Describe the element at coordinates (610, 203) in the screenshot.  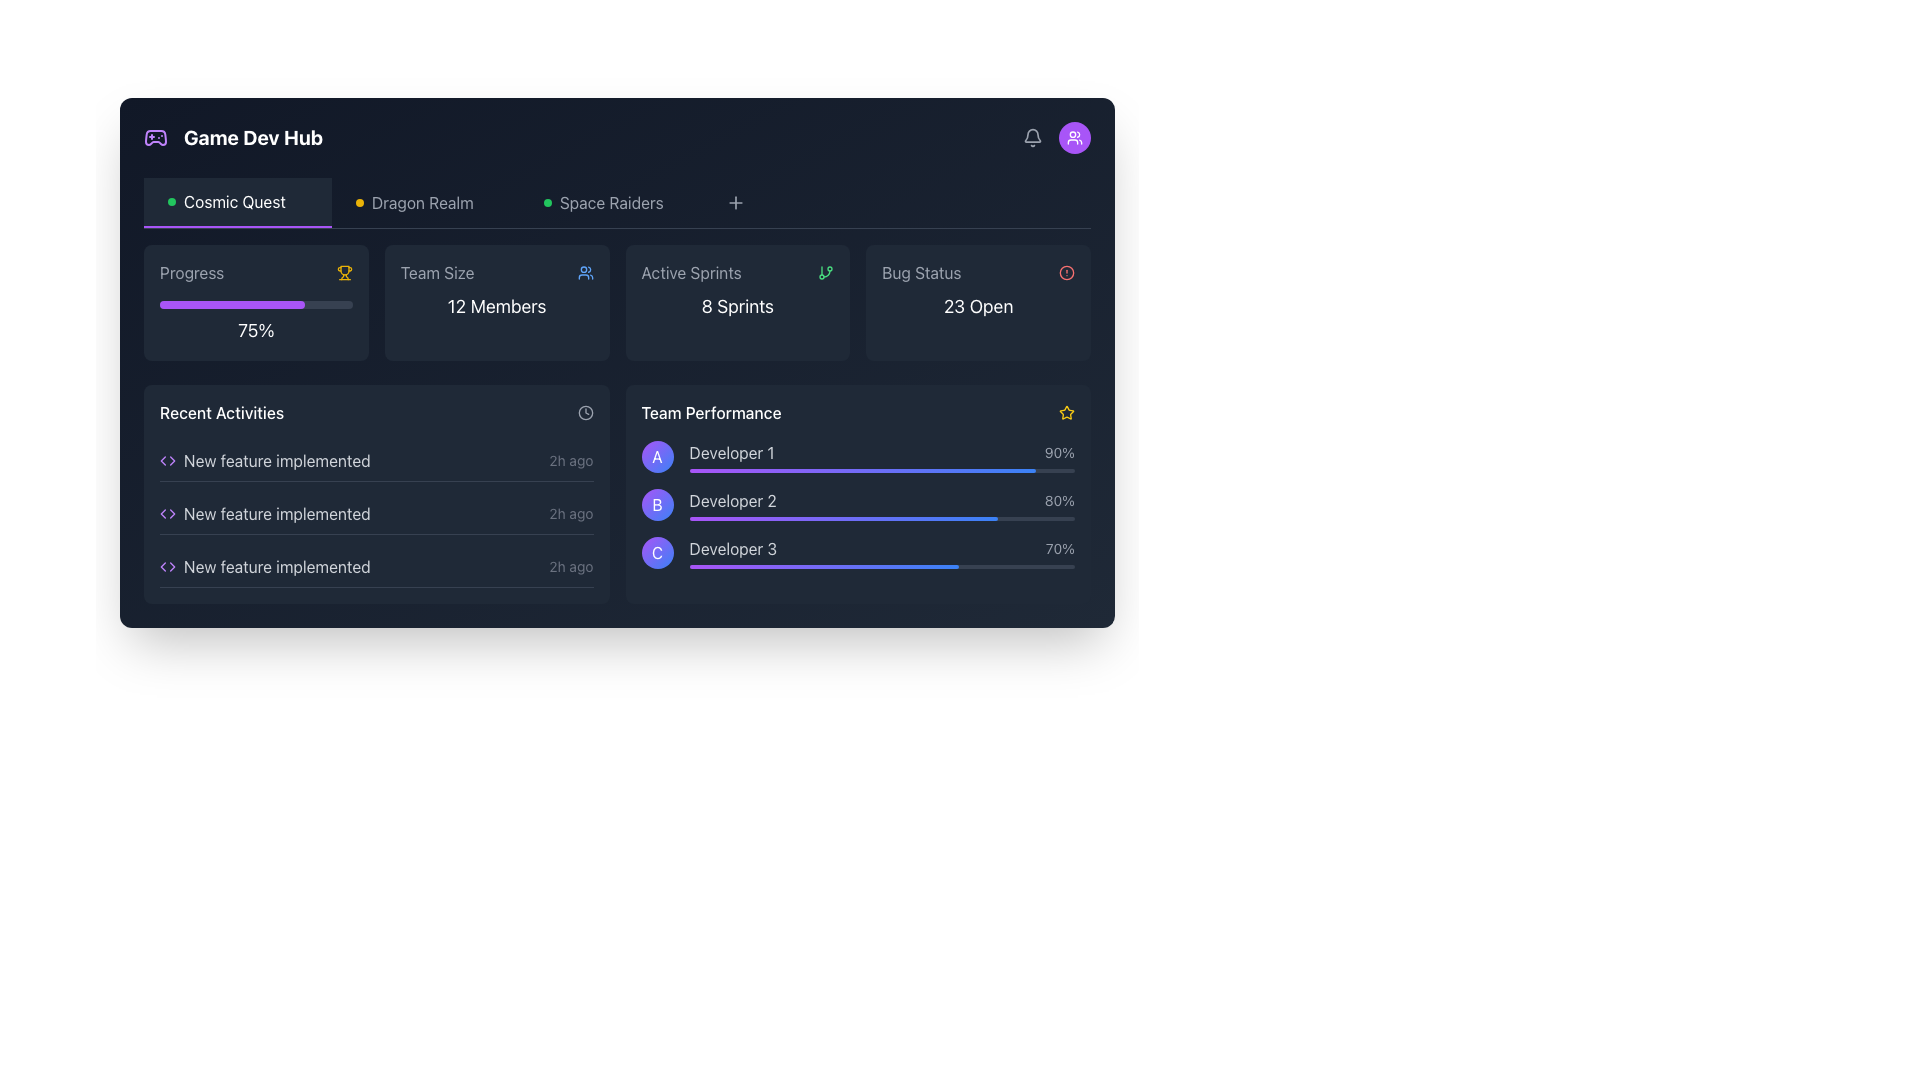
I see `the 'Space Raiders' text label, which is displayed in light gray on a dark blue background` at that location.